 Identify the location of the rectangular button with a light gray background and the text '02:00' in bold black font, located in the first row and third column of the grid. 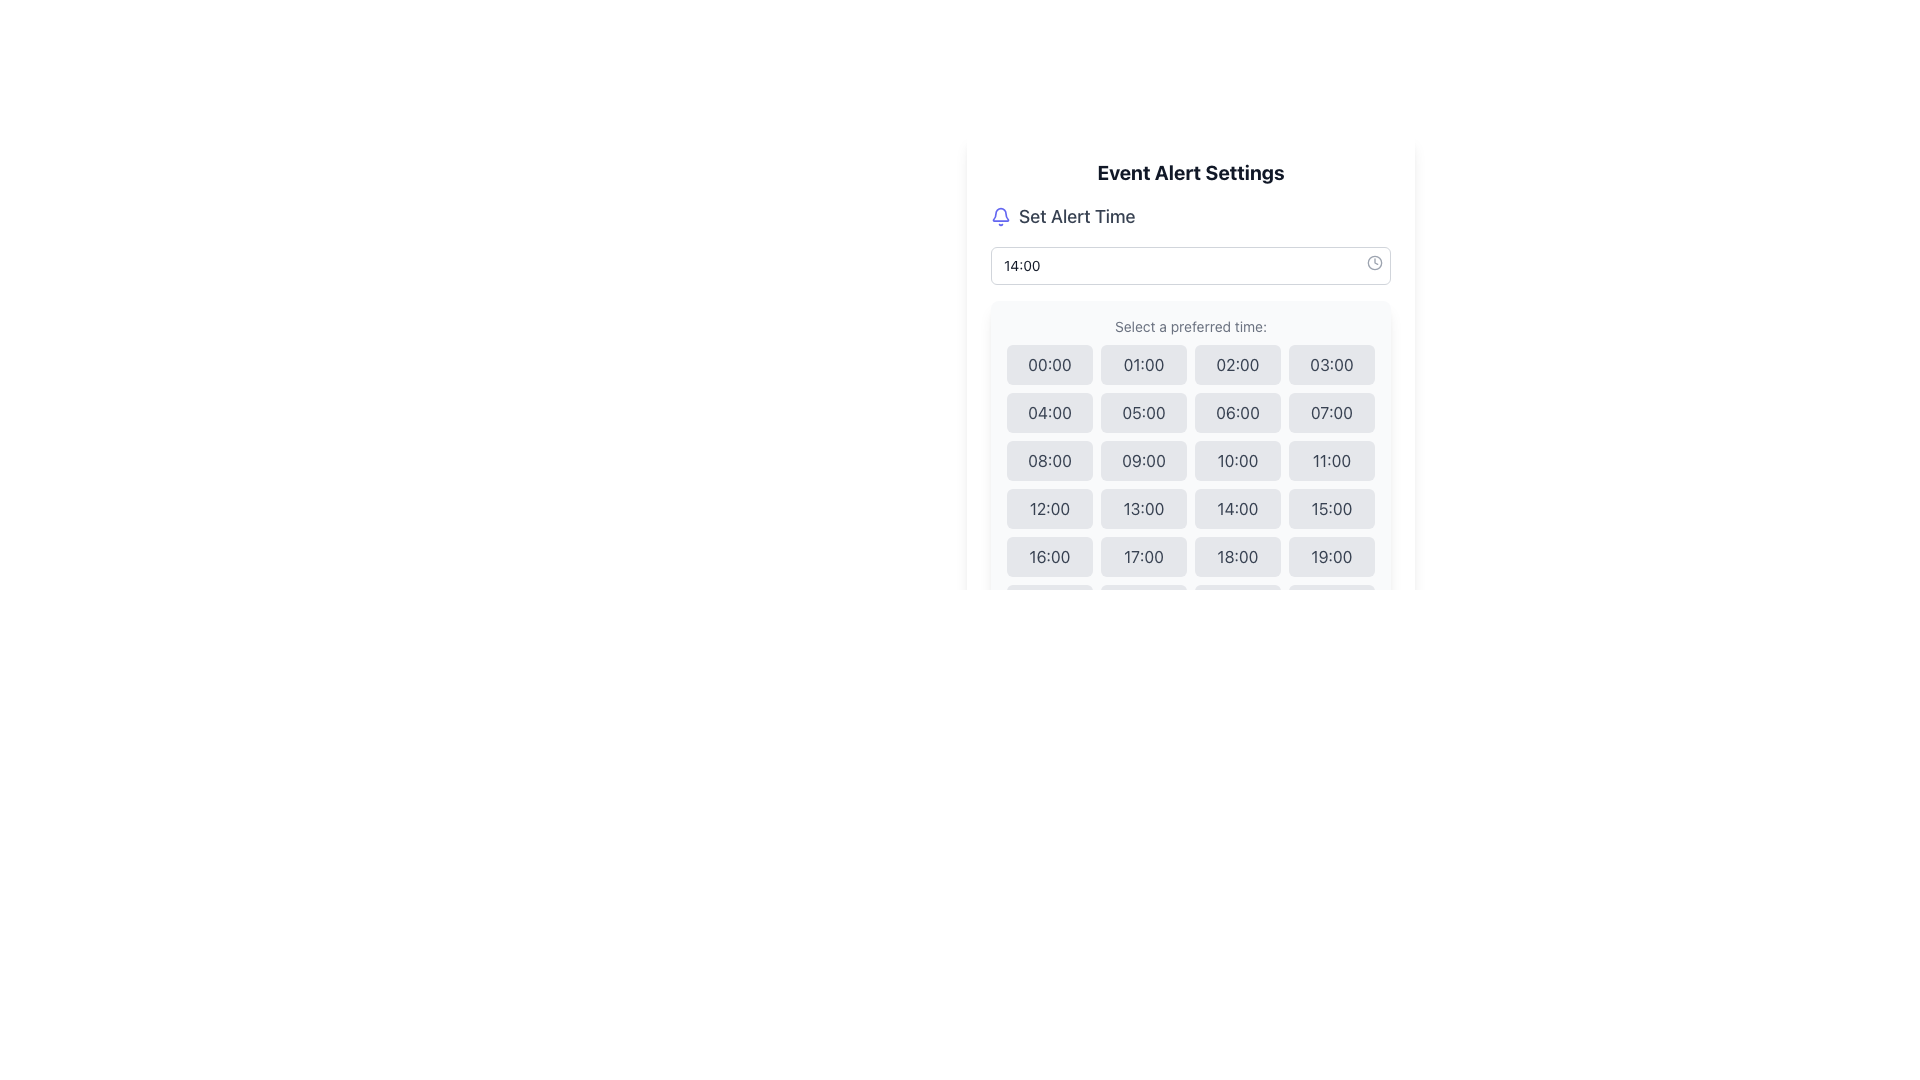
(1237, 365).